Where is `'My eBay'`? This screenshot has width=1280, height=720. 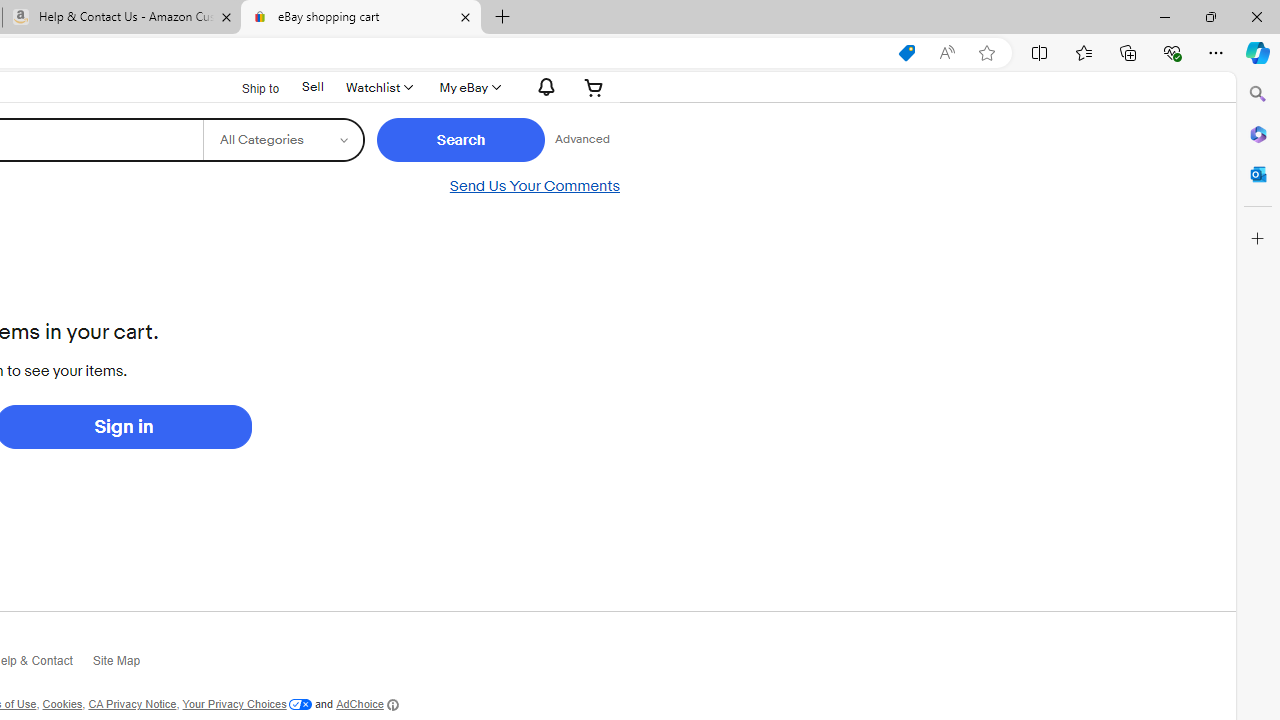
'My eBay' is located at coordinates (467, 86).